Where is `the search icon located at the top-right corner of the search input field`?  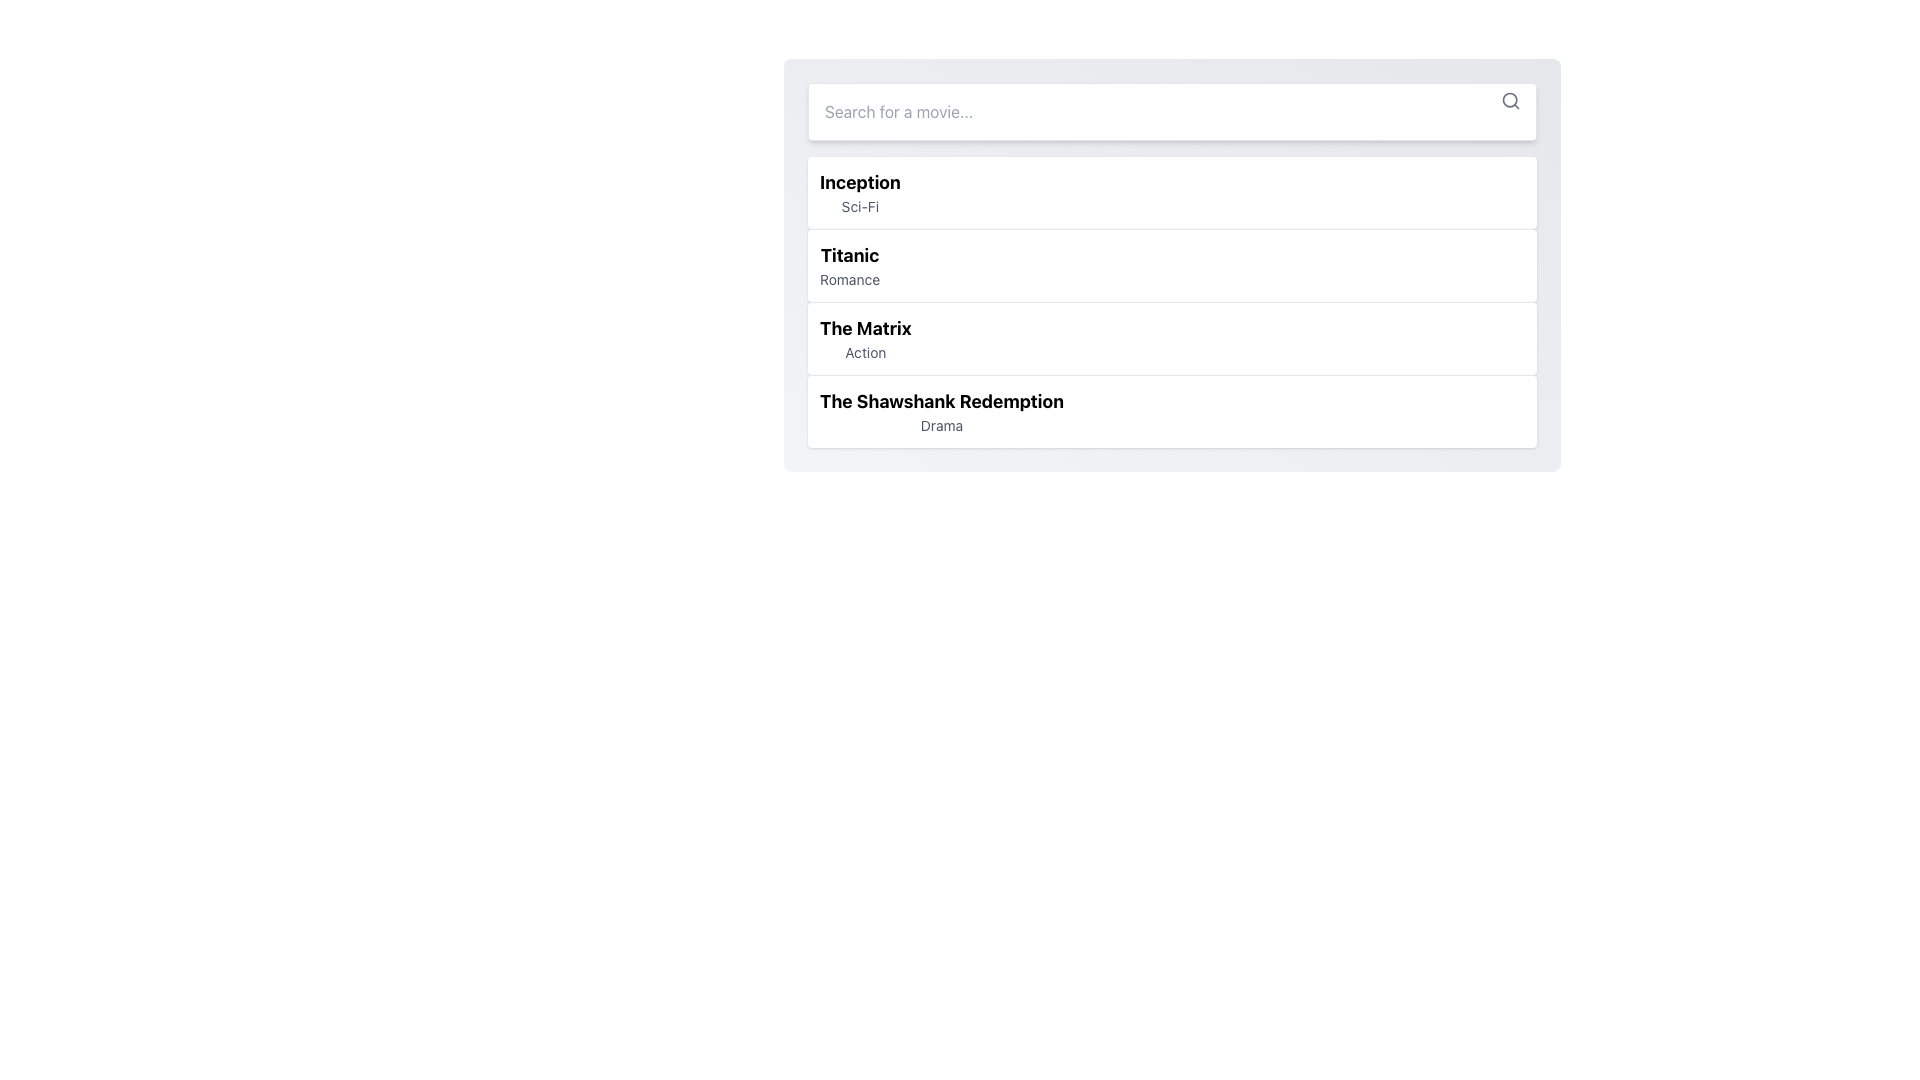 the search icon located at the top-right corner of the search input field is located at coordinates (1511, 100).